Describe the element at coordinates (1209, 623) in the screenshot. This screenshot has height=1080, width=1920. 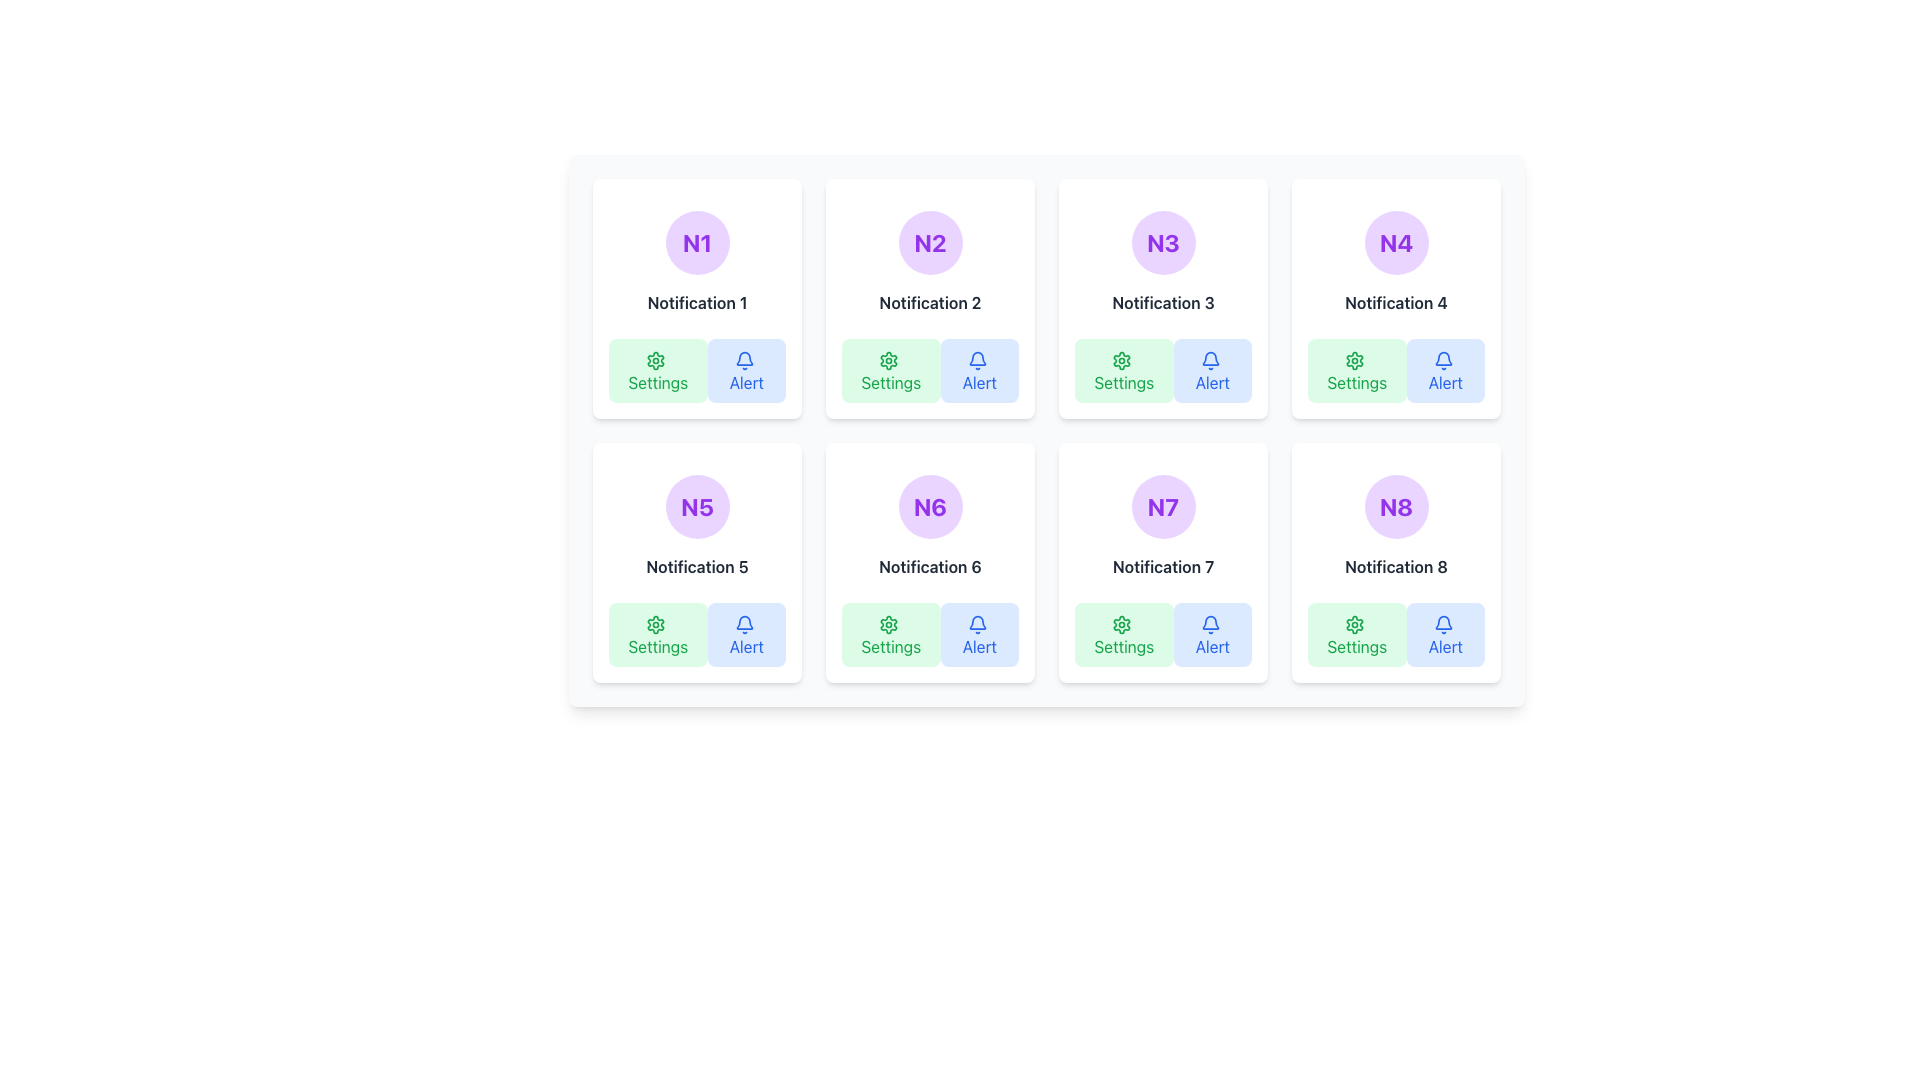
I see `the bell icon in the 'Alert' button located at the bottom-right section of the 'Notification 7' card, which serves as a visual indicator for alerts and notifications` at that location.